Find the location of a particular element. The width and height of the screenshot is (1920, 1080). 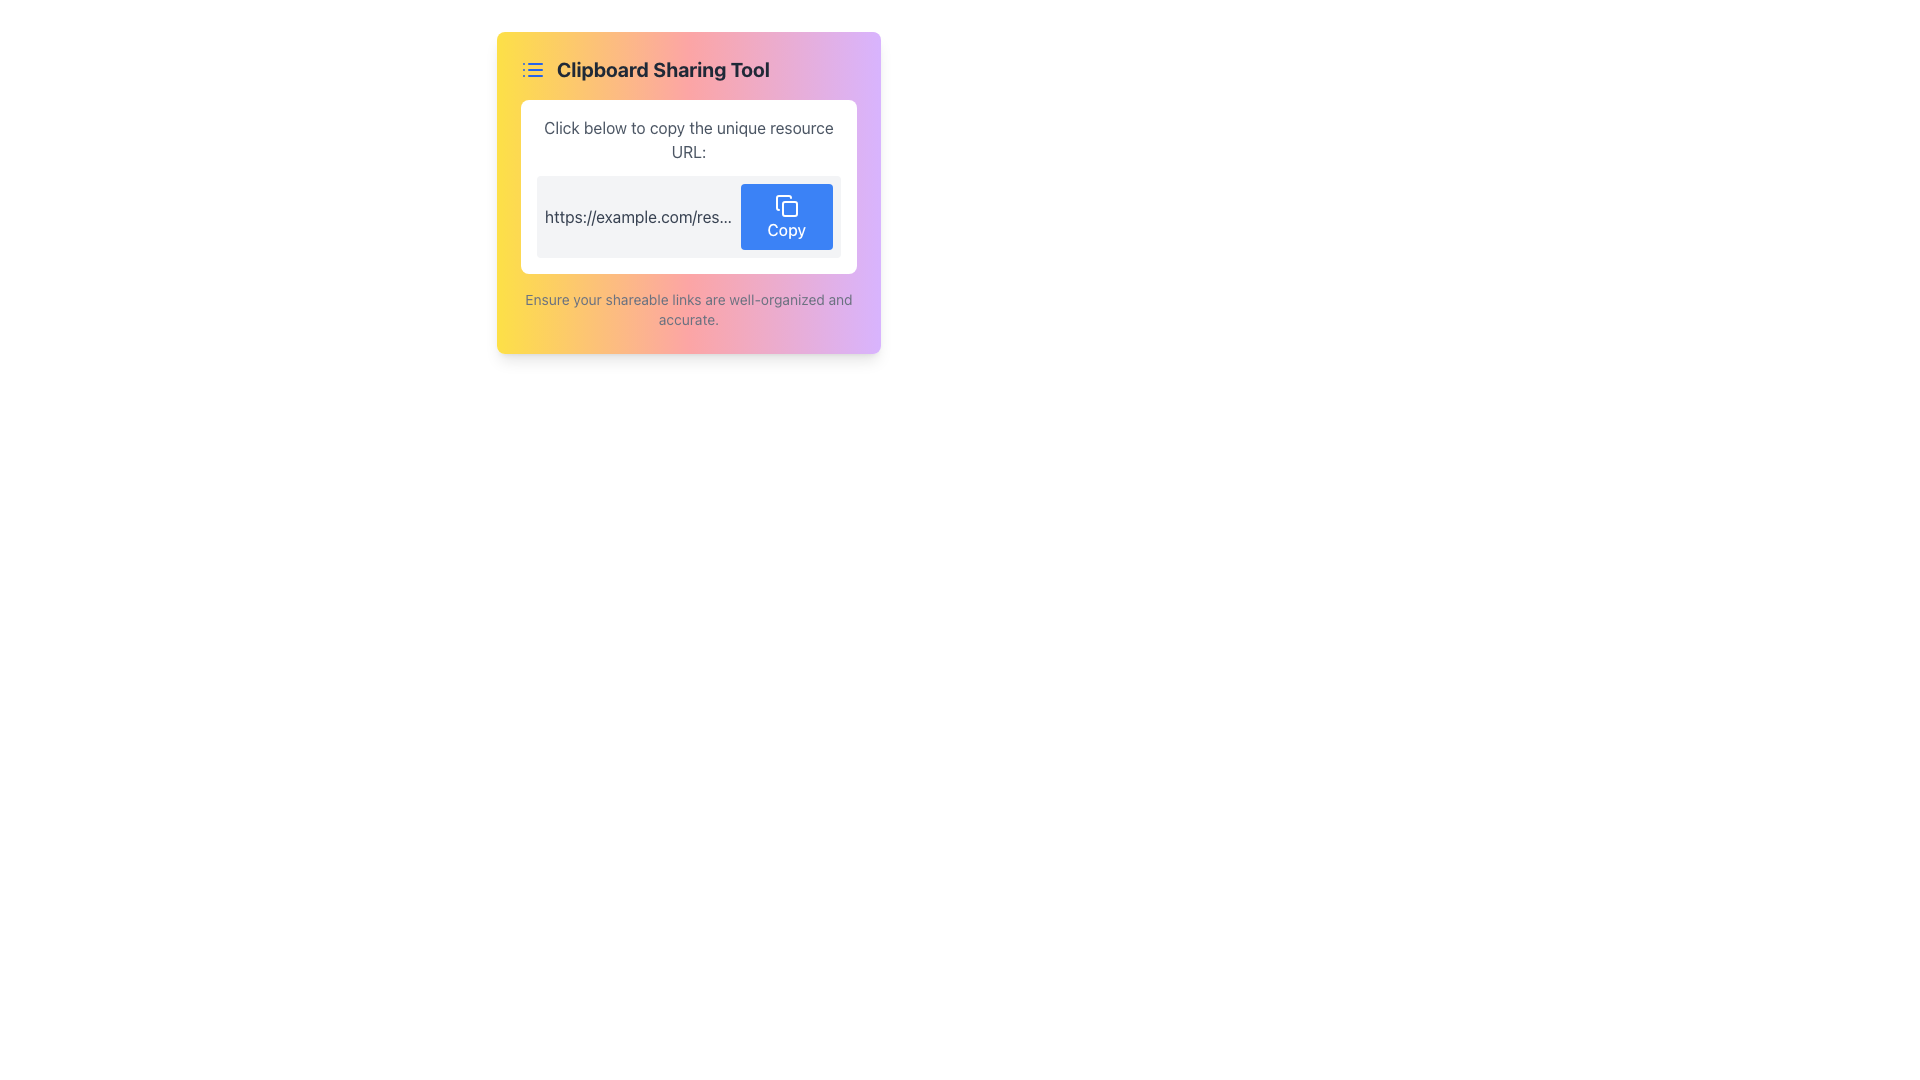

informative static text located at the bottom of the gradient card, which advises on the organization and accuracy of shareable links is located at coordinates (689, 308).